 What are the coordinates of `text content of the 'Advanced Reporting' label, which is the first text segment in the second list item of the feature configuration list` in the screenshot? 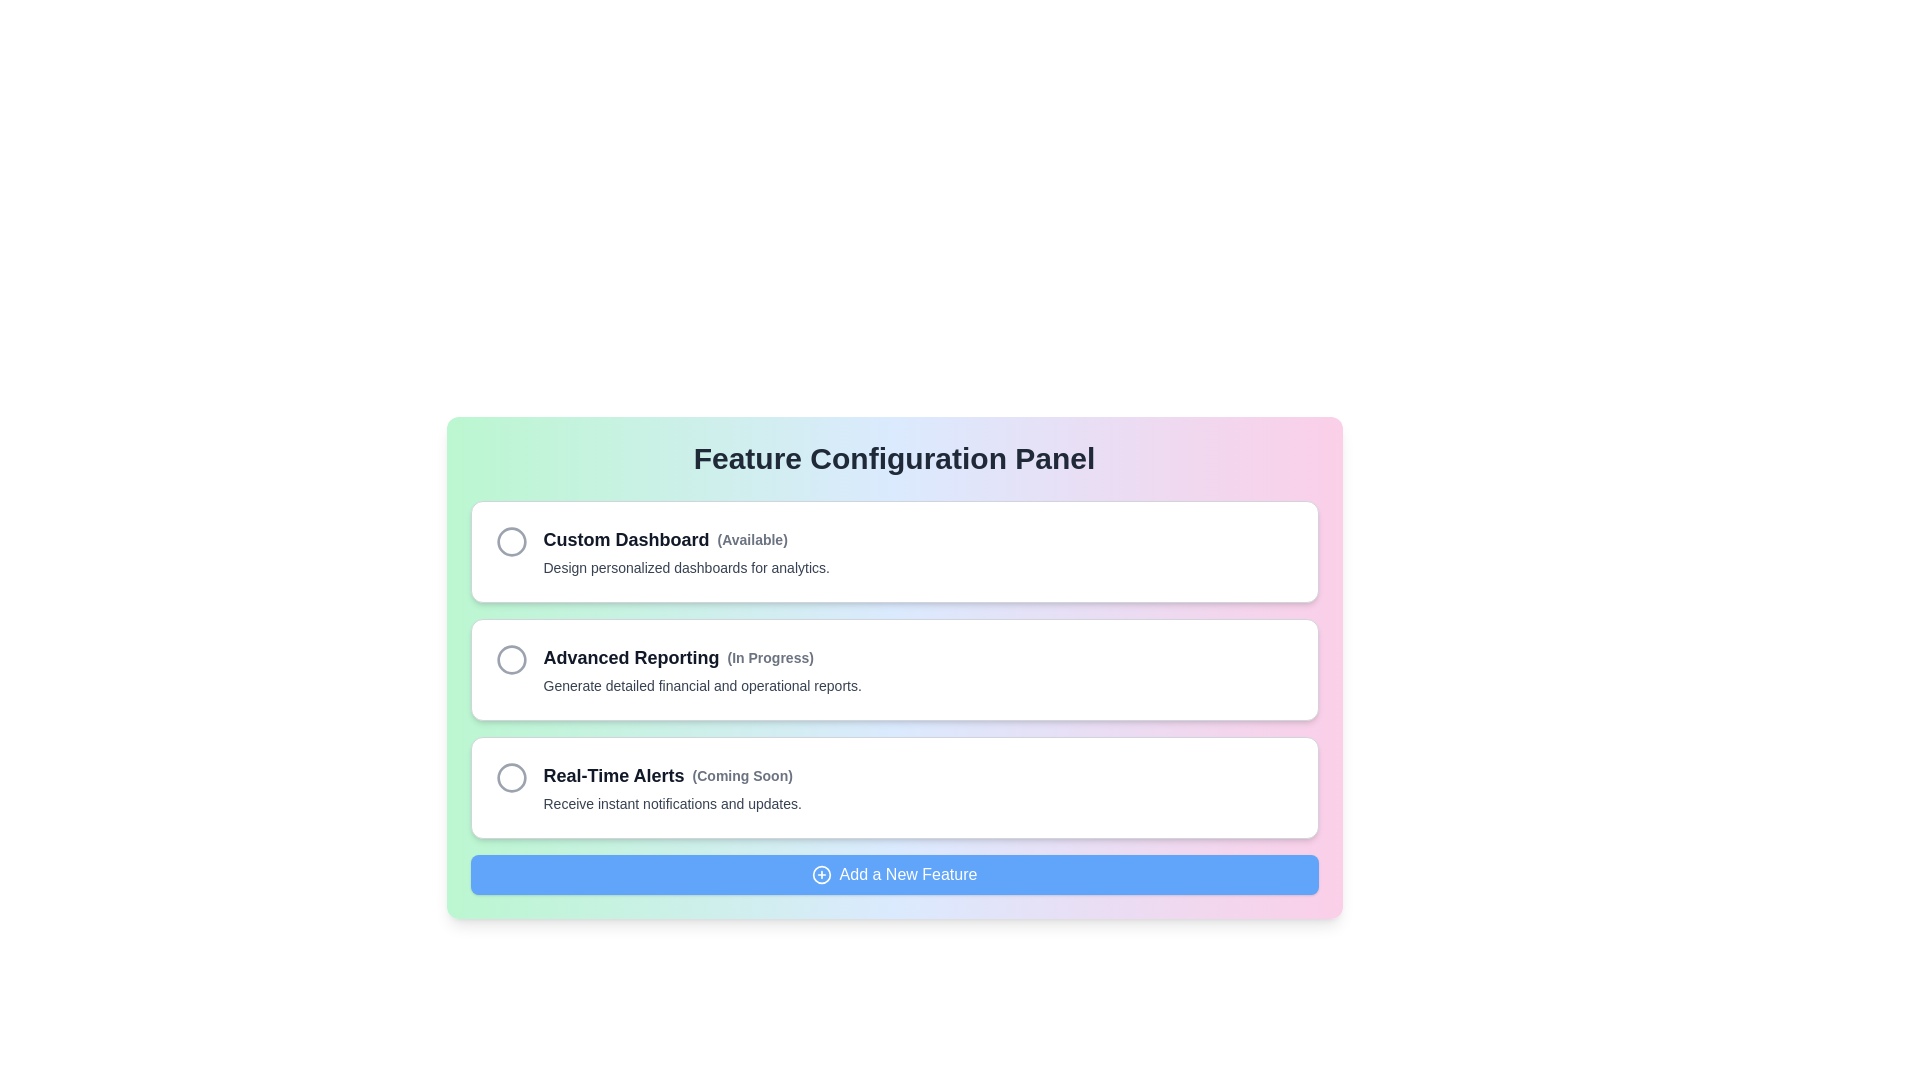 It's located at (630, 658).